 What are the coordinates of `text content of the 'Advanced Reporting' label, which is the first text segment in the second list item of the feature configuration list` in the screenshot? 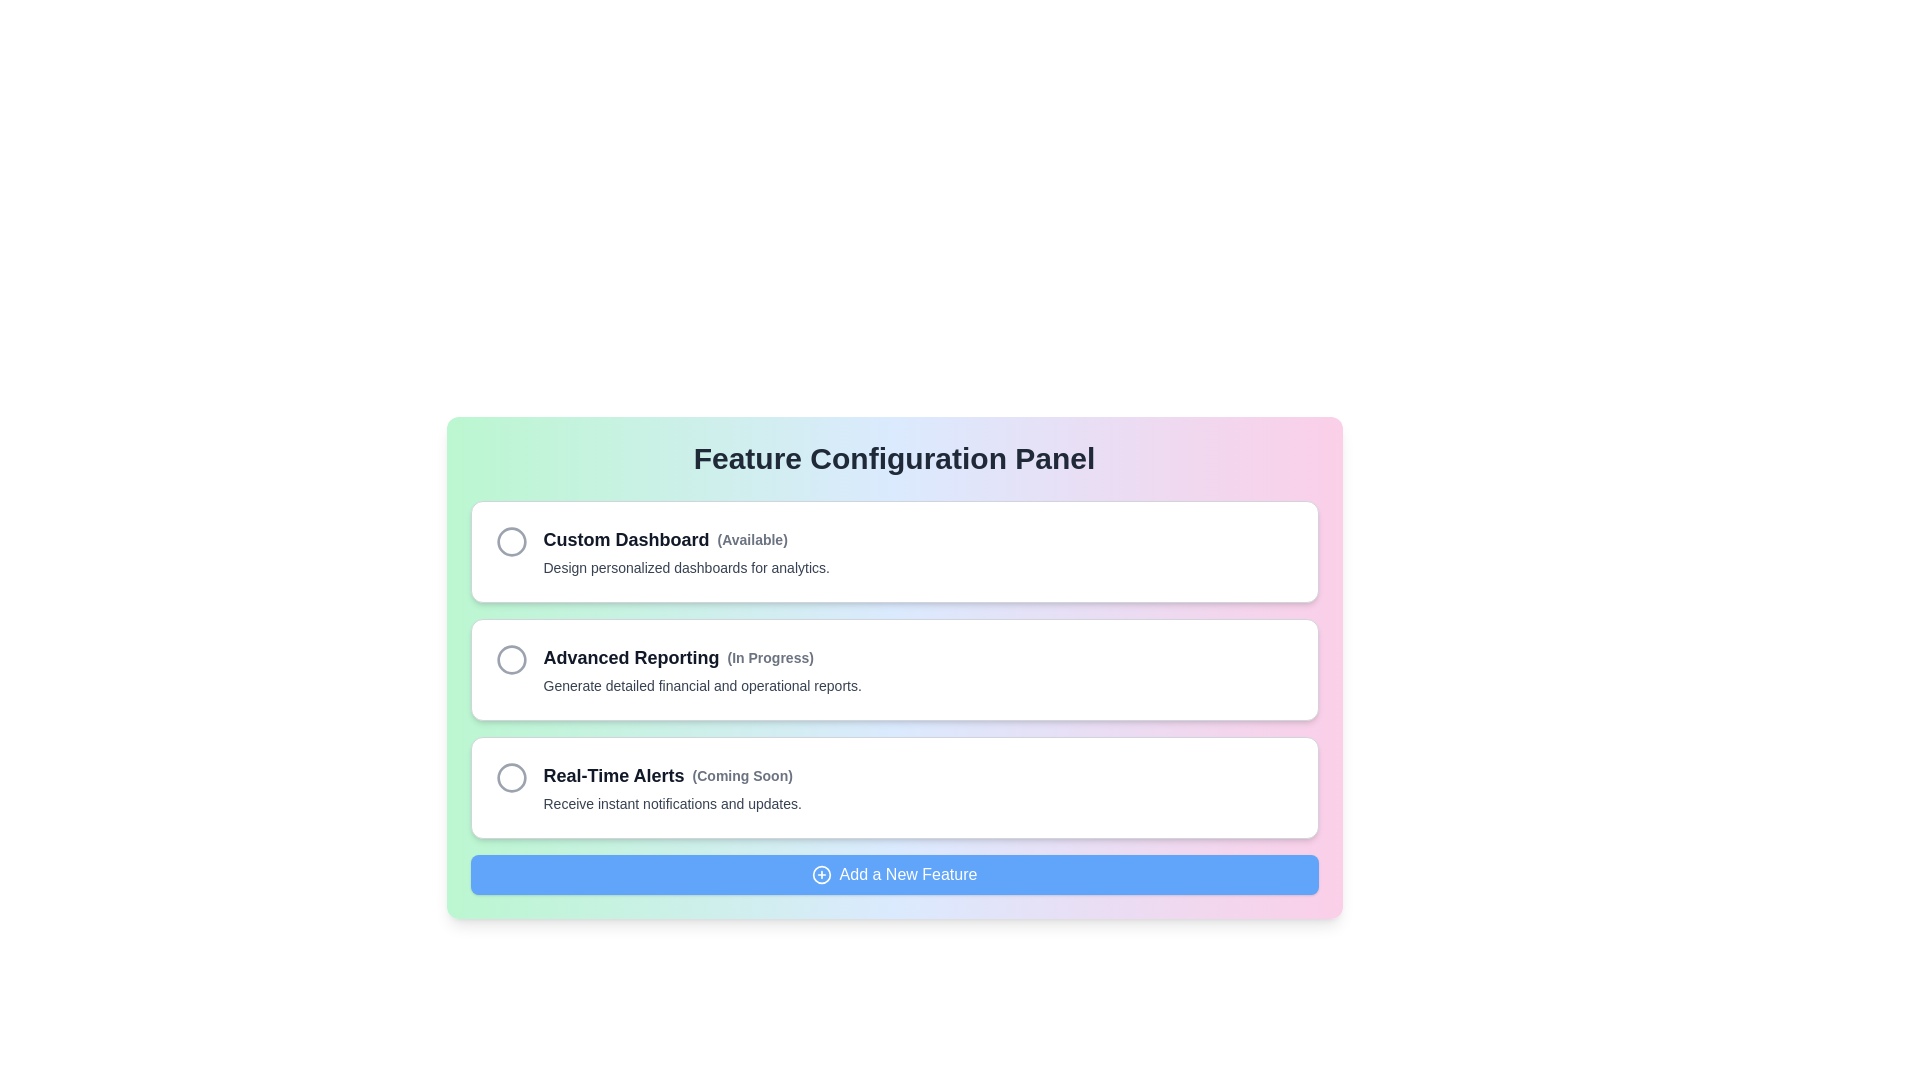 It's located at (630, 658).